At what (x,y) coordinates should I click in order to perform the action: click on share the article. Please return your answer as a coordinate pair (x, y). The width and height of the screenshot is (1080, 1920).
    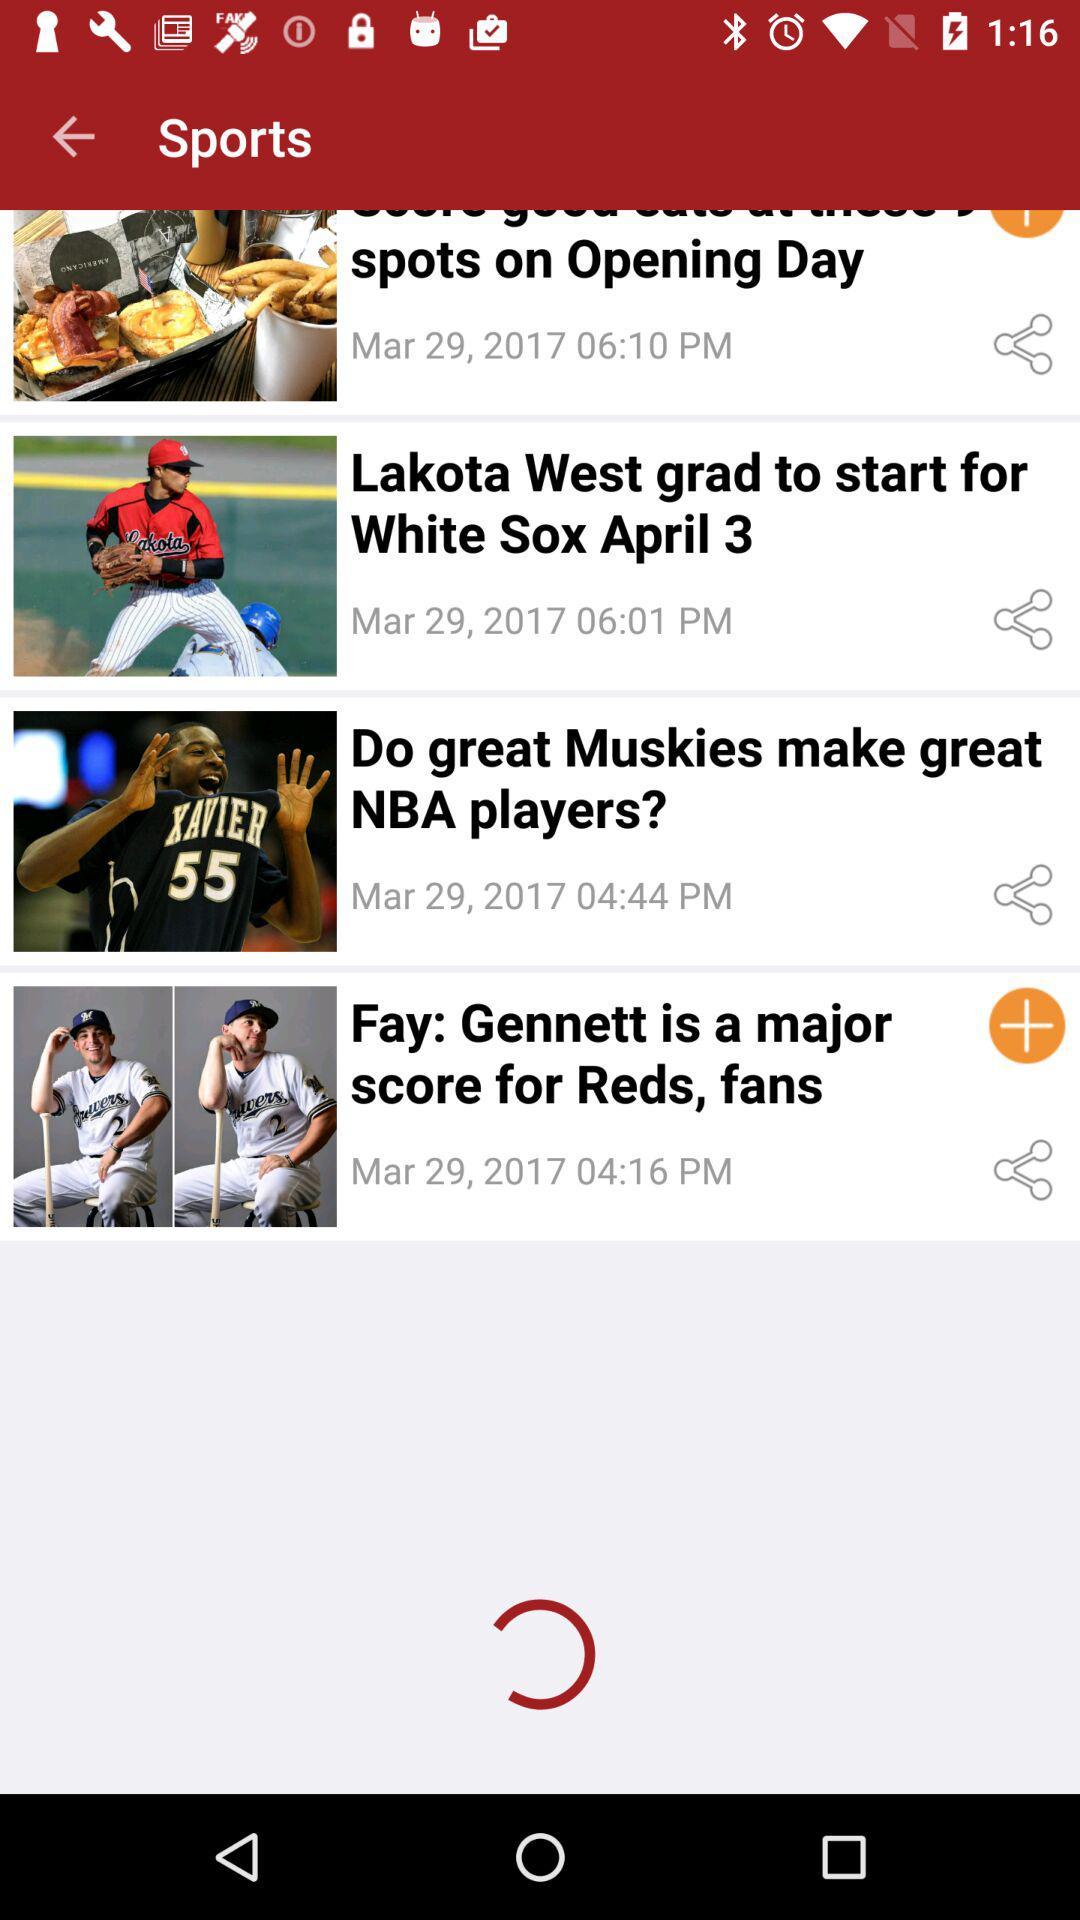
    Looking at the image, I should click on (1027, 1170).